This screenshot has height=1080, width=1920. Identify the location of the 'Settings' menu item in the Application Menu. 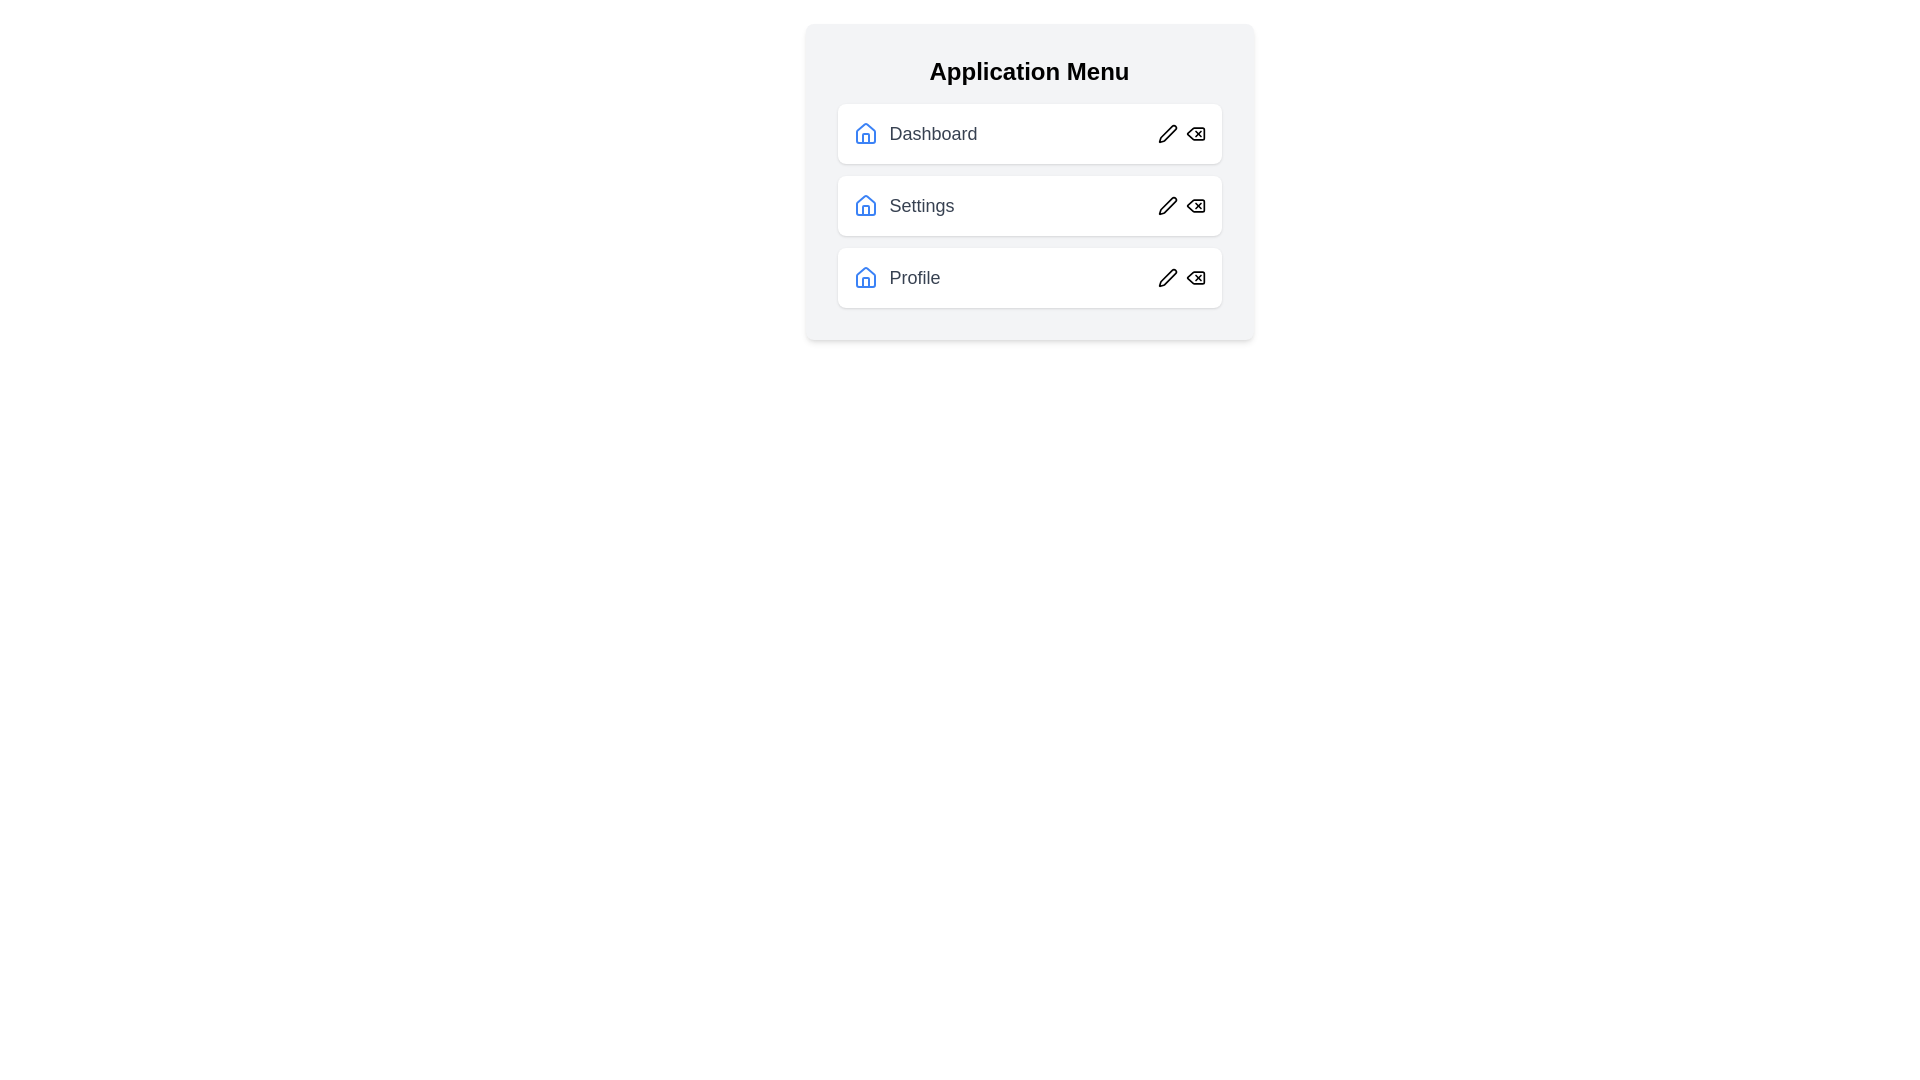
(902, 205).